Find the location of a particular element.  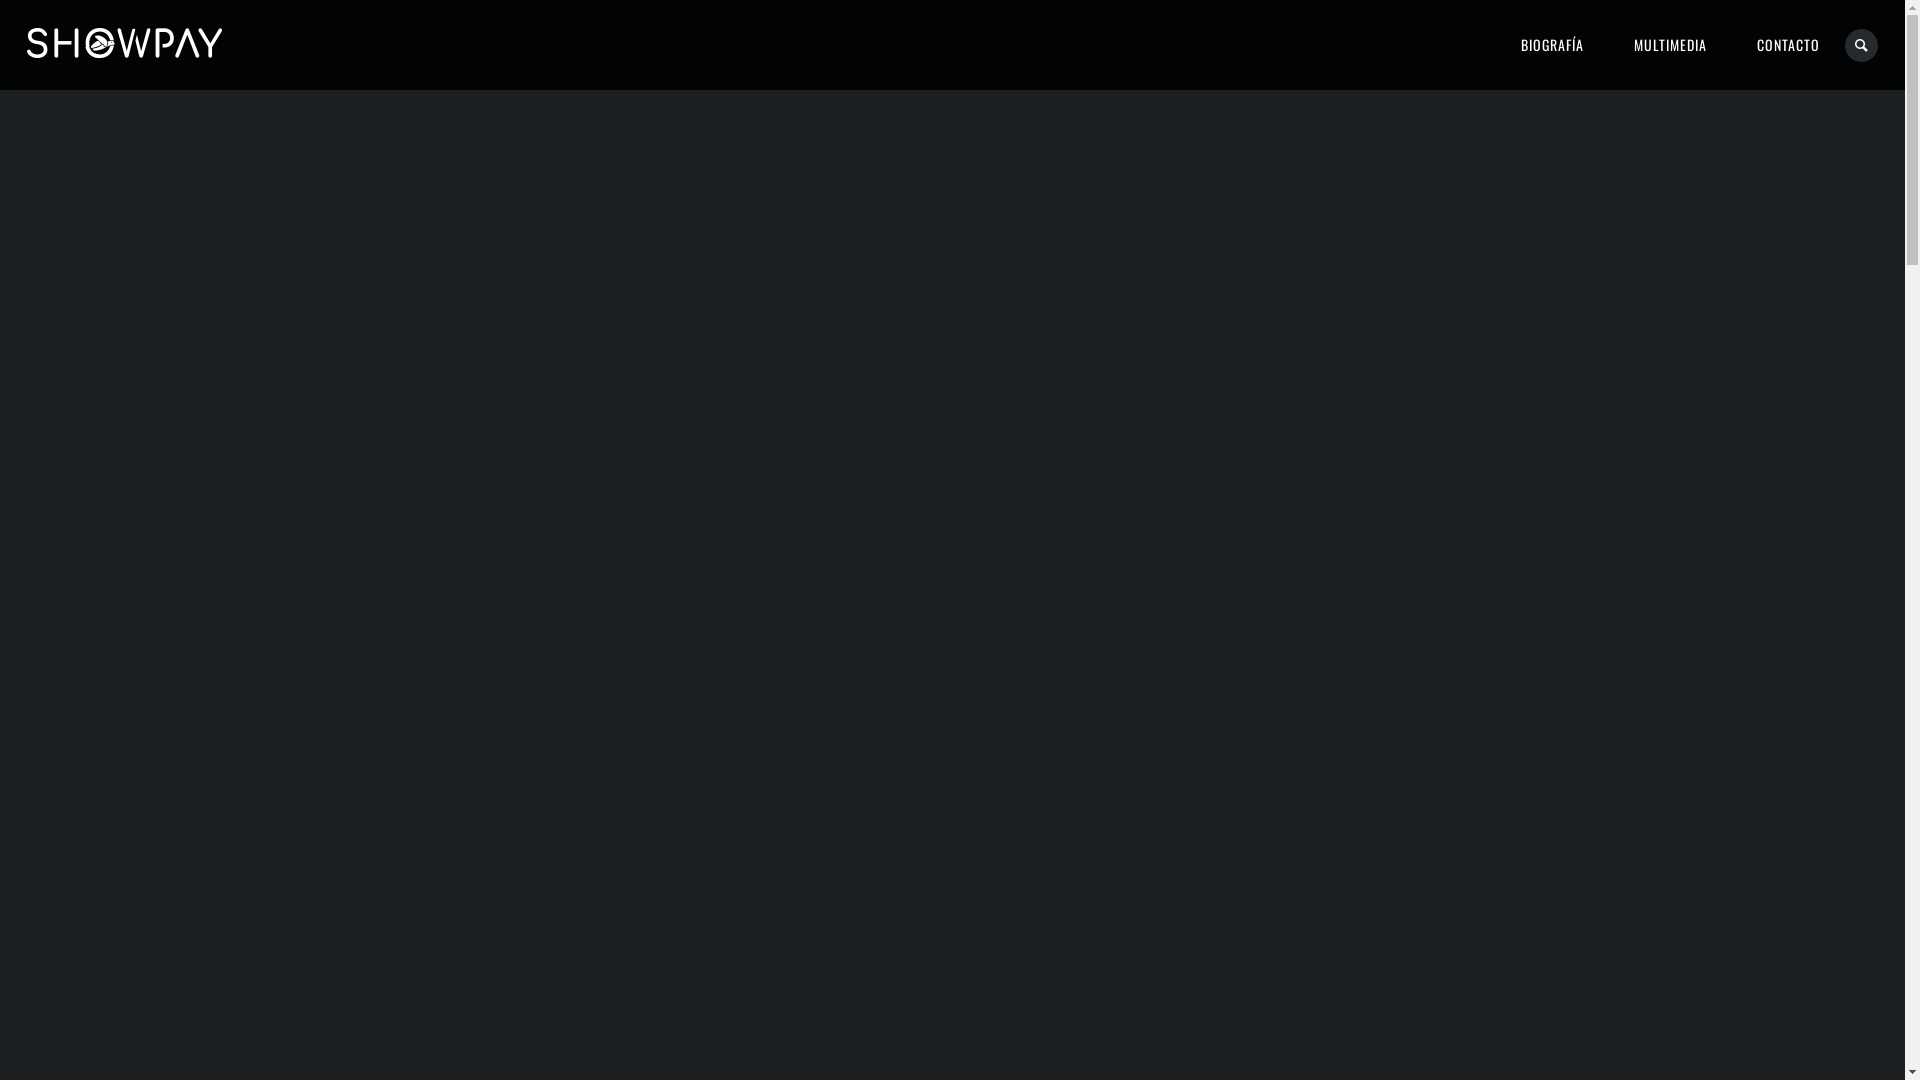

'CONTACTO' is located at coordinates (1788, 45).